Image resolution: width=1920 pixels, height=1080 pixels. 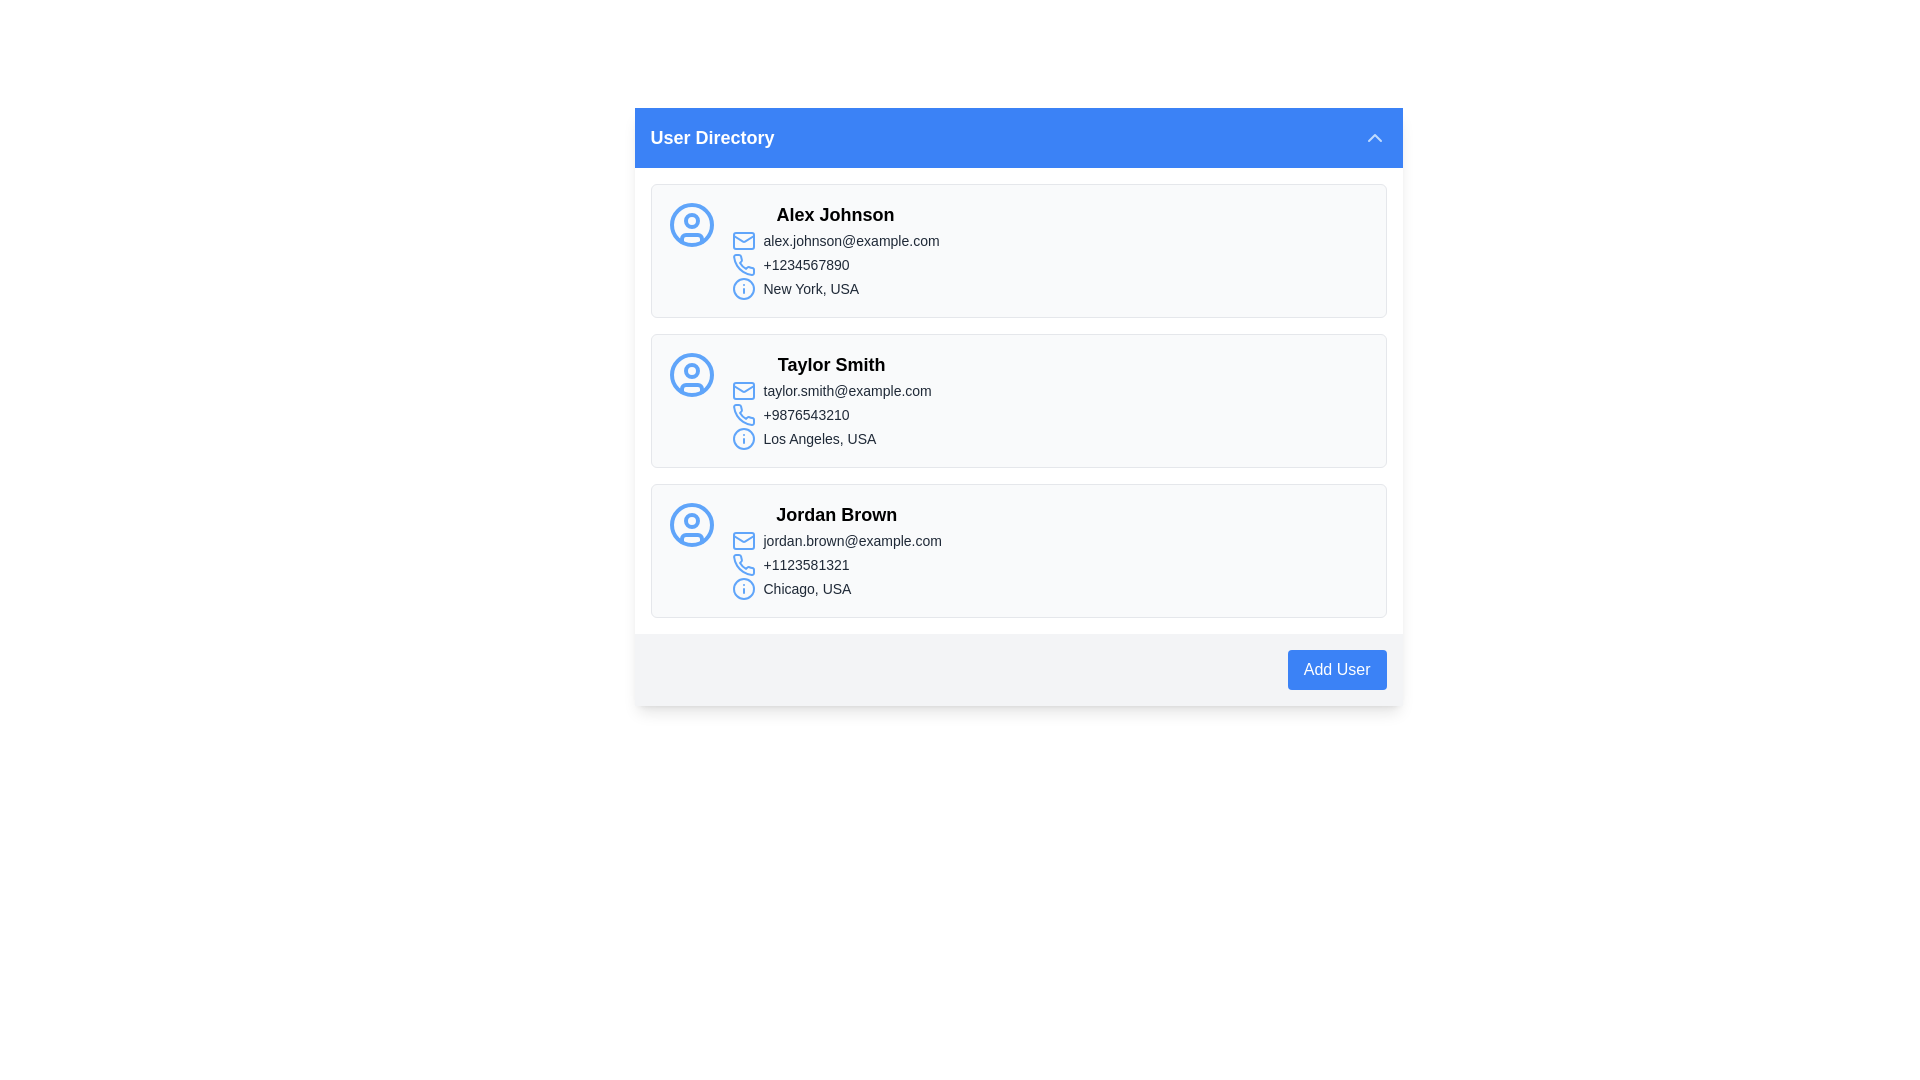 What do you see at coordinates (691, 523) in the screenshot?
I see `the circular outline of the user icon for Jordan Brown, which is the largest circle in the SVG representation` at bounding box center [691, 523].